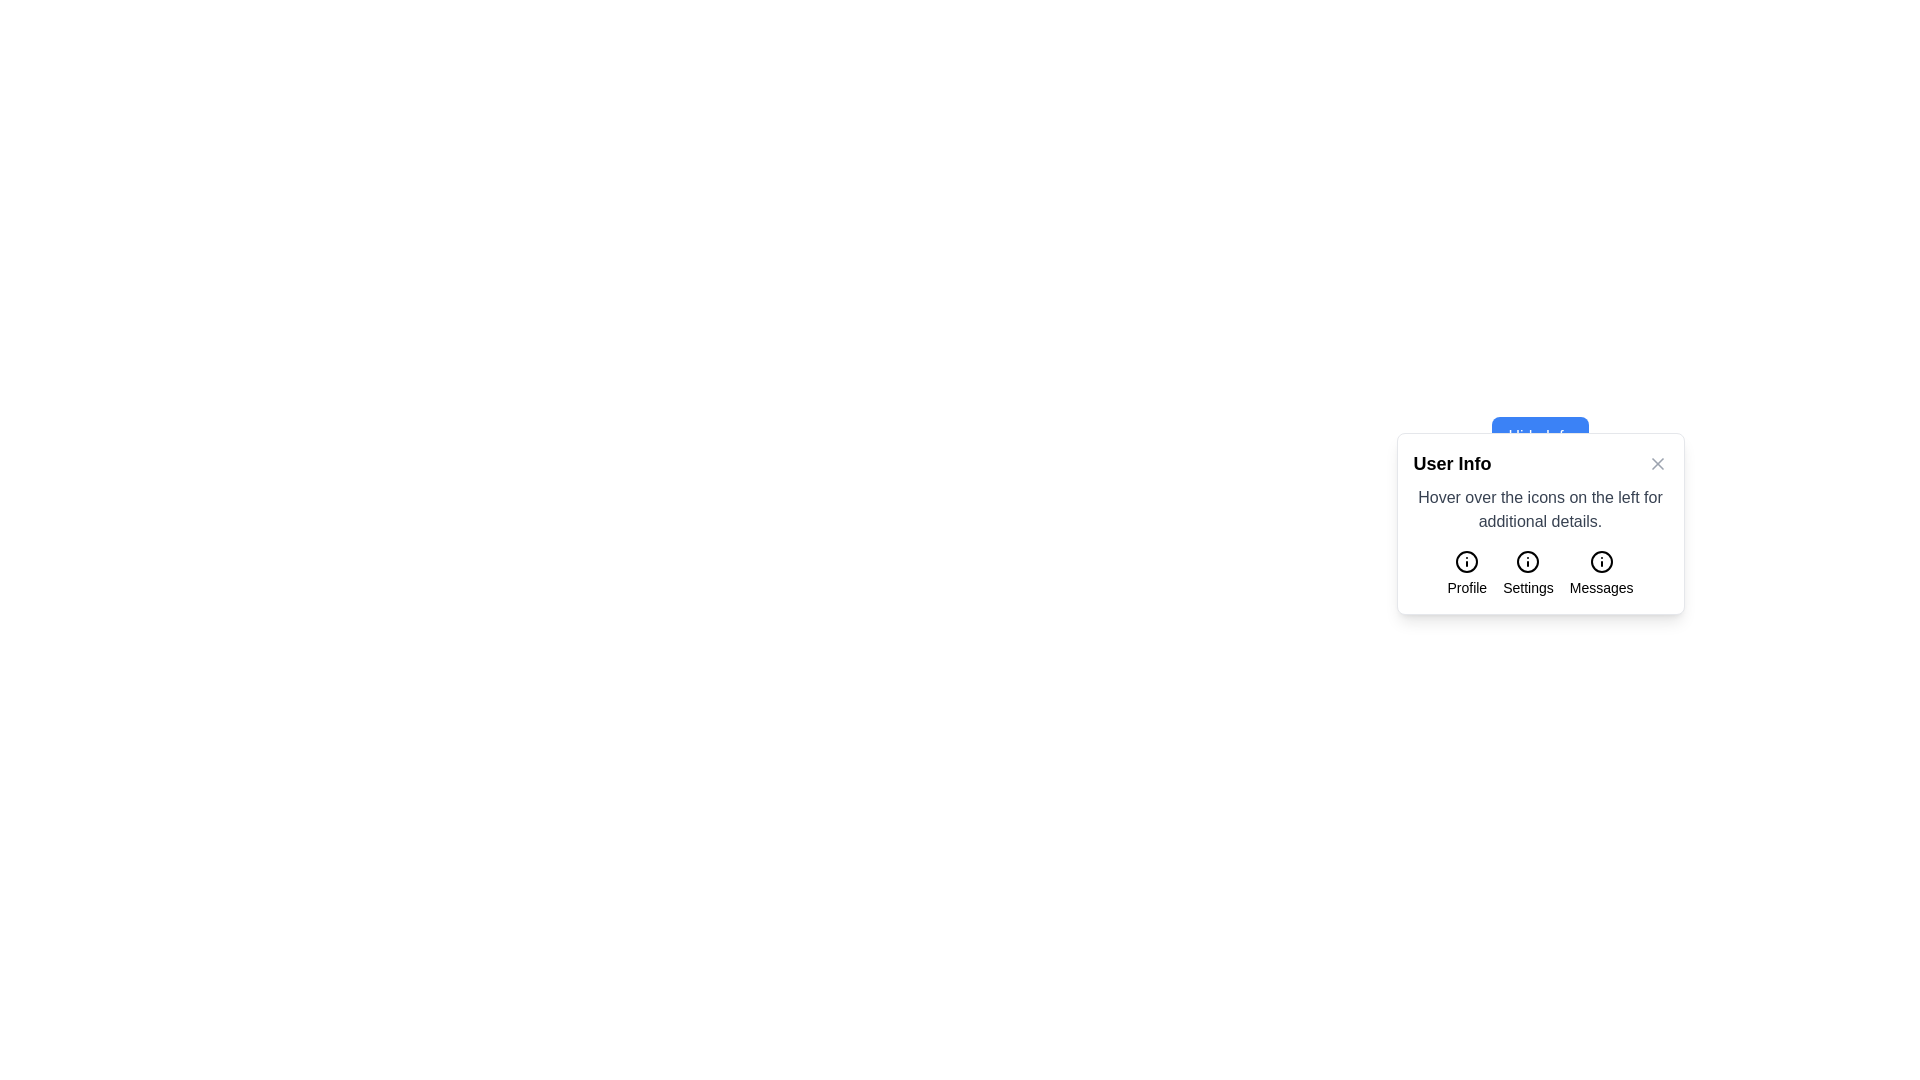 The width and height of the screenshot is (1920, 1080). I want to click on the 'Messages' icon located under the 'User Info' section, which is the third icon in the row of icons following 'Profile' and 'Settings', so click(1601, 562).